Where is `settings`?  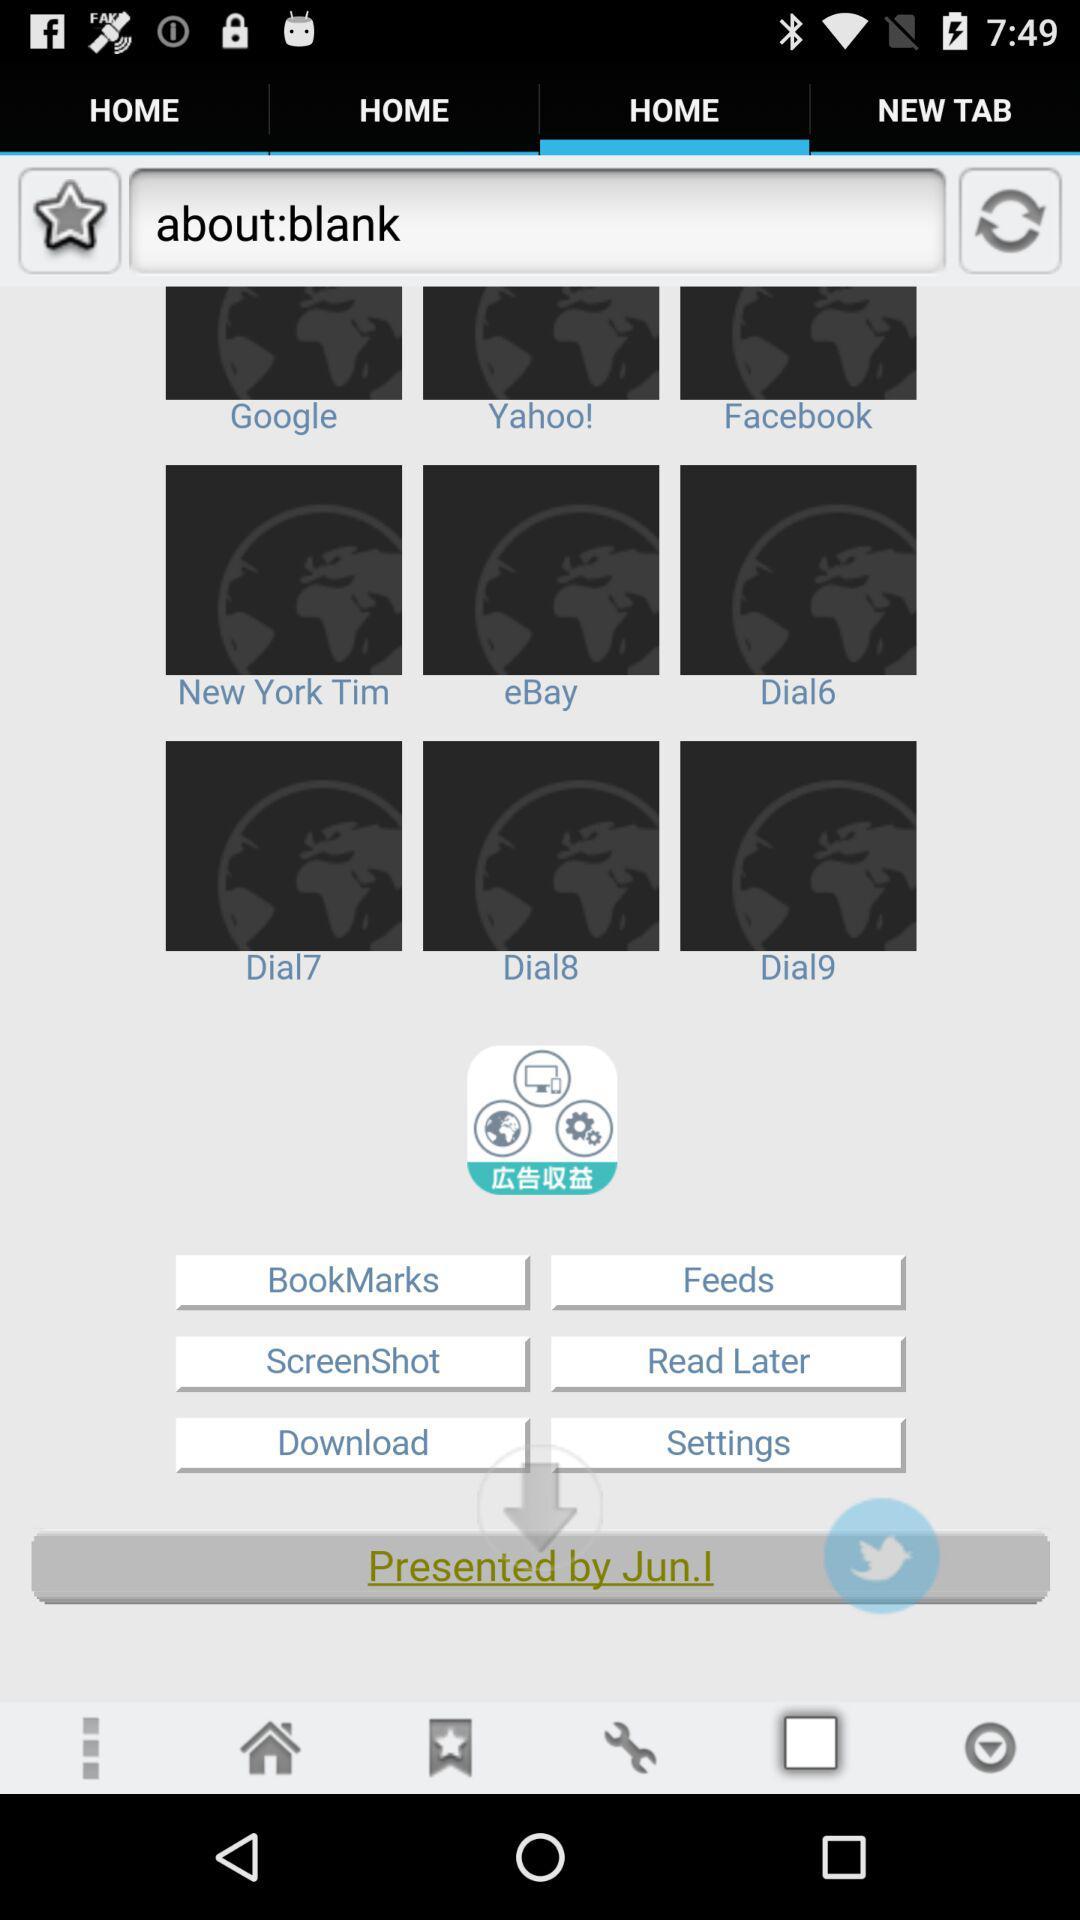 settings is located at coordinates (628, 1746).